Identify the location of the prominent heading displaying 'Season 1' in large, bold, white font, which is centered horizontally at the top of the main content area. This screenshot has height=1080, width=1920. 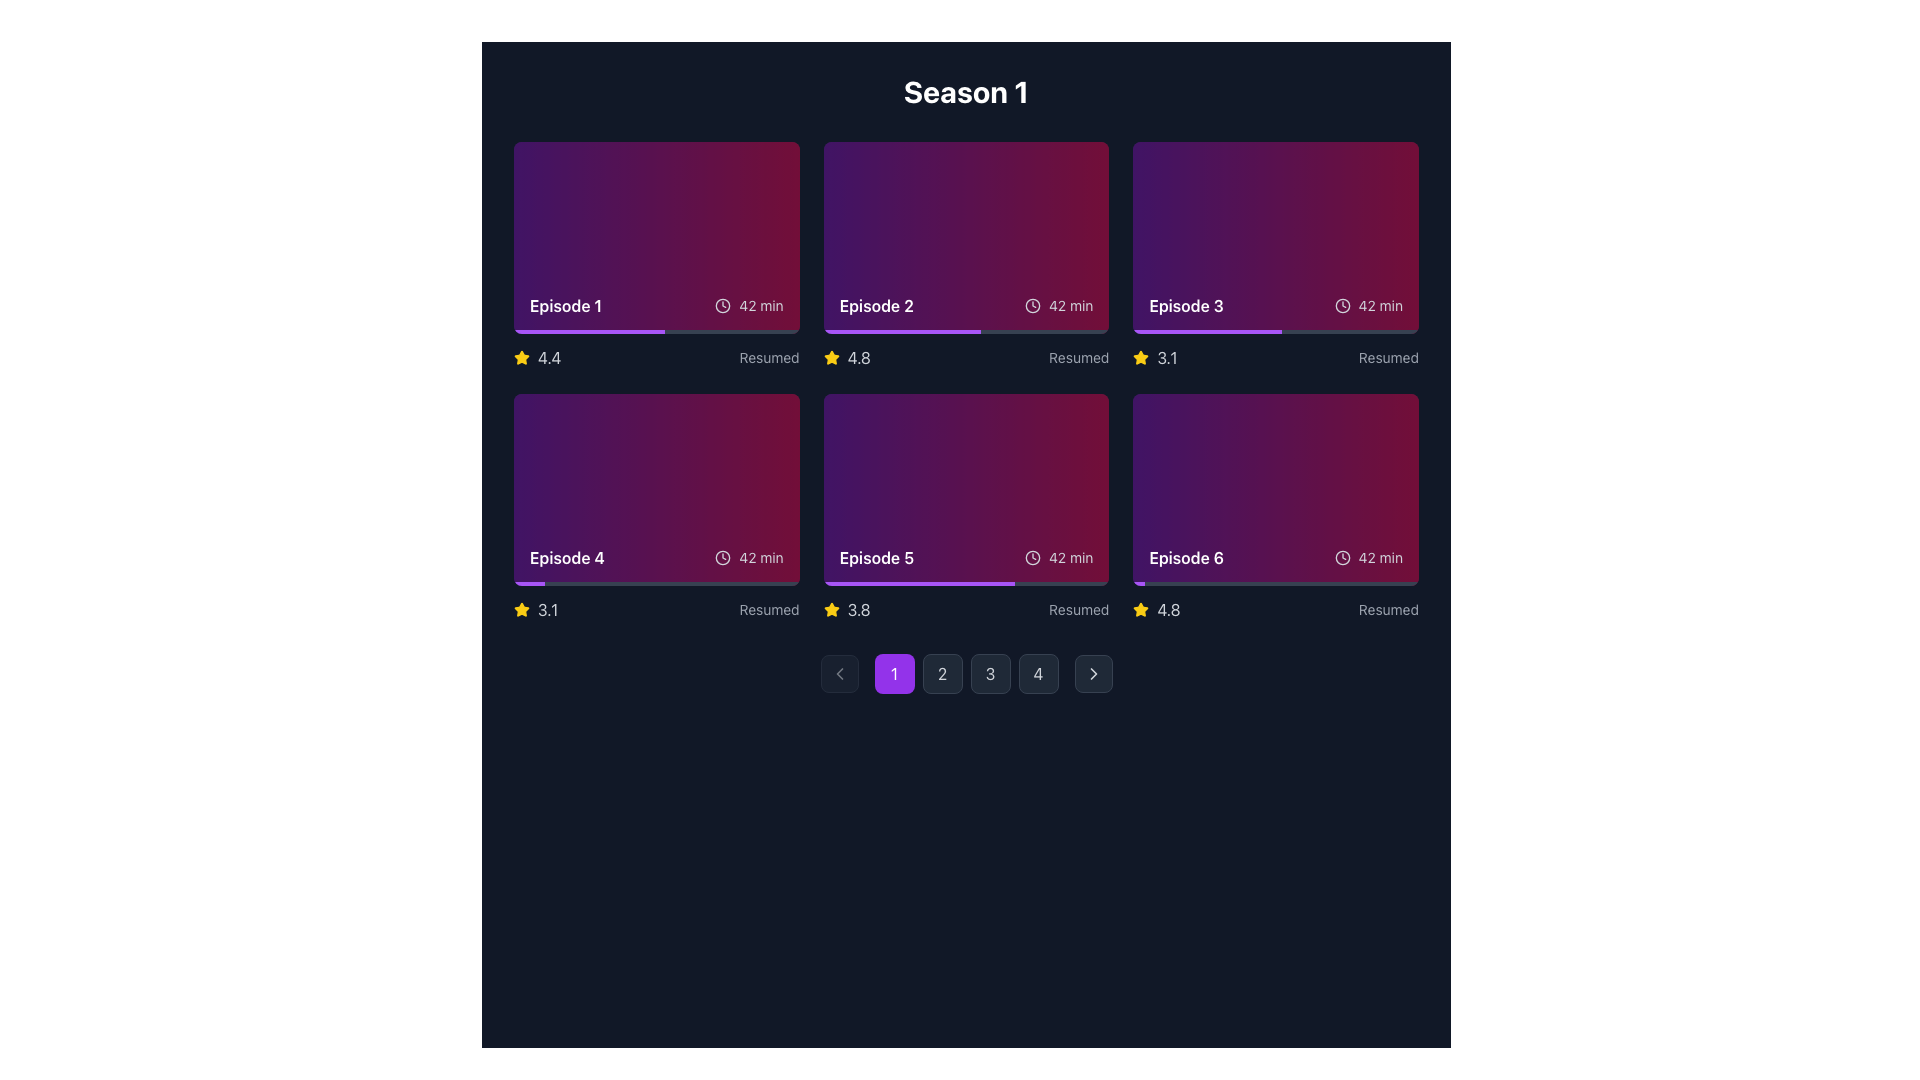
(966, 92).